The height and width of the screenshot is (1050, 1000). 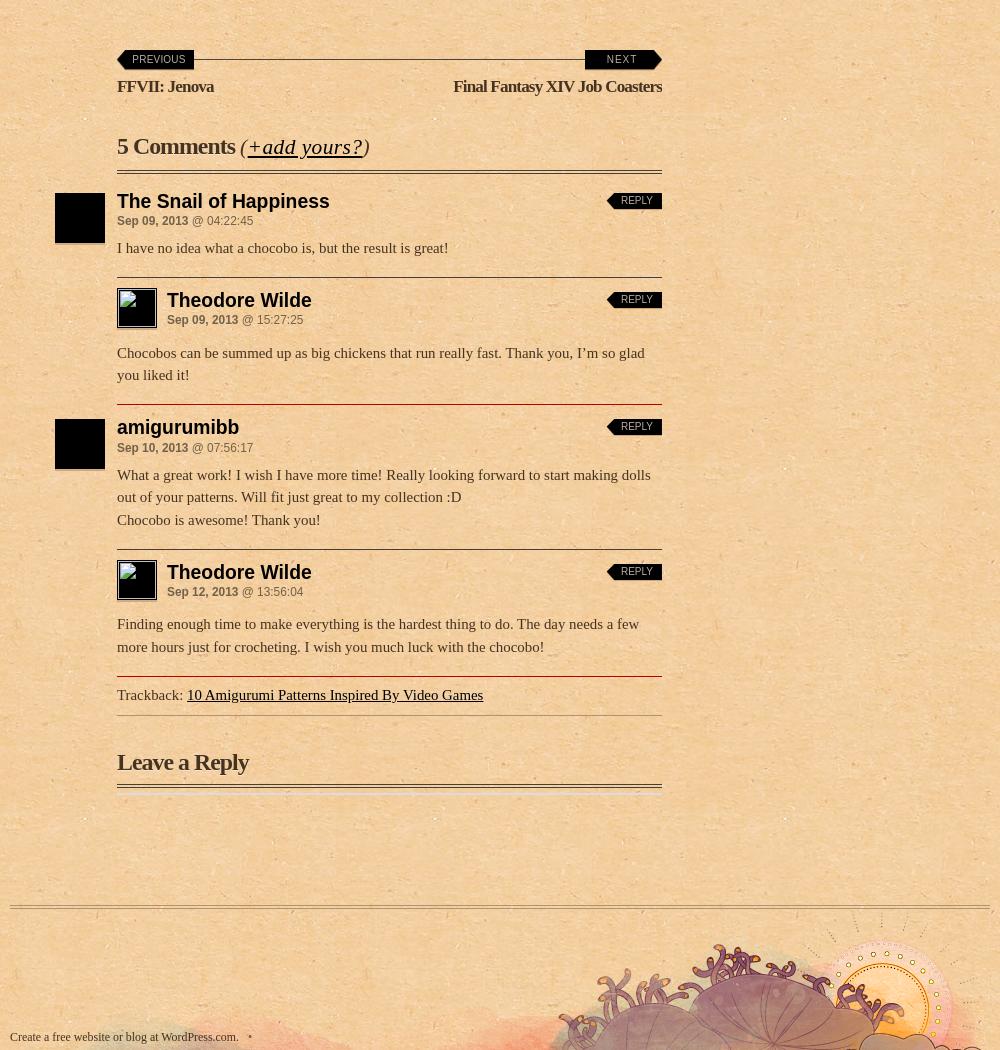 I want to click on 'Finding enough time to make everything is the hardest thing to do. The day needs a few more hours just for crocheting.  I wish you much luck with the chocobo!', so click(x=378, y=630).